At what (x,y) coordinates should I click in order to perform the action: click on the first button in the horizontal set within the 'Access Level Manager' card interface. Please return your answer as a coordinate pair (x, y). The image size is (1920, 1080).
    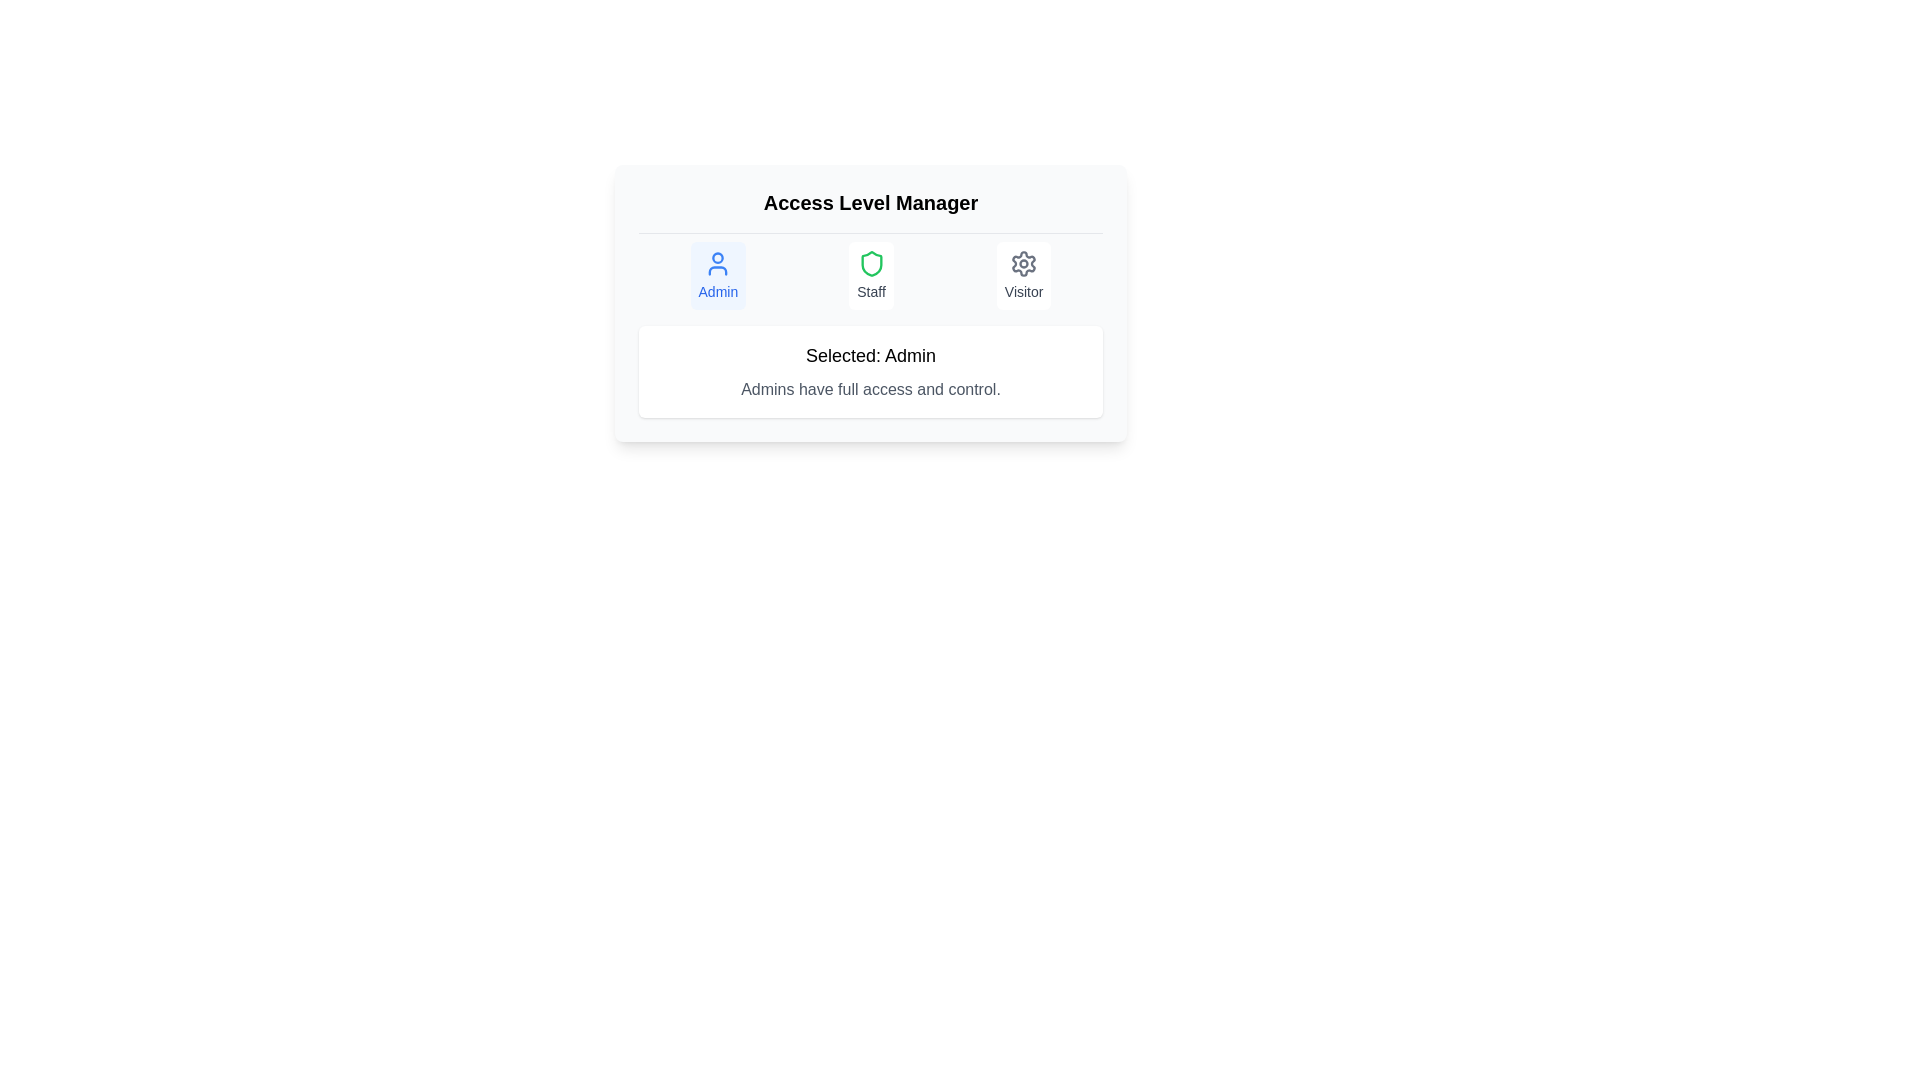
    Looking at the image, I should click on (718, 276).